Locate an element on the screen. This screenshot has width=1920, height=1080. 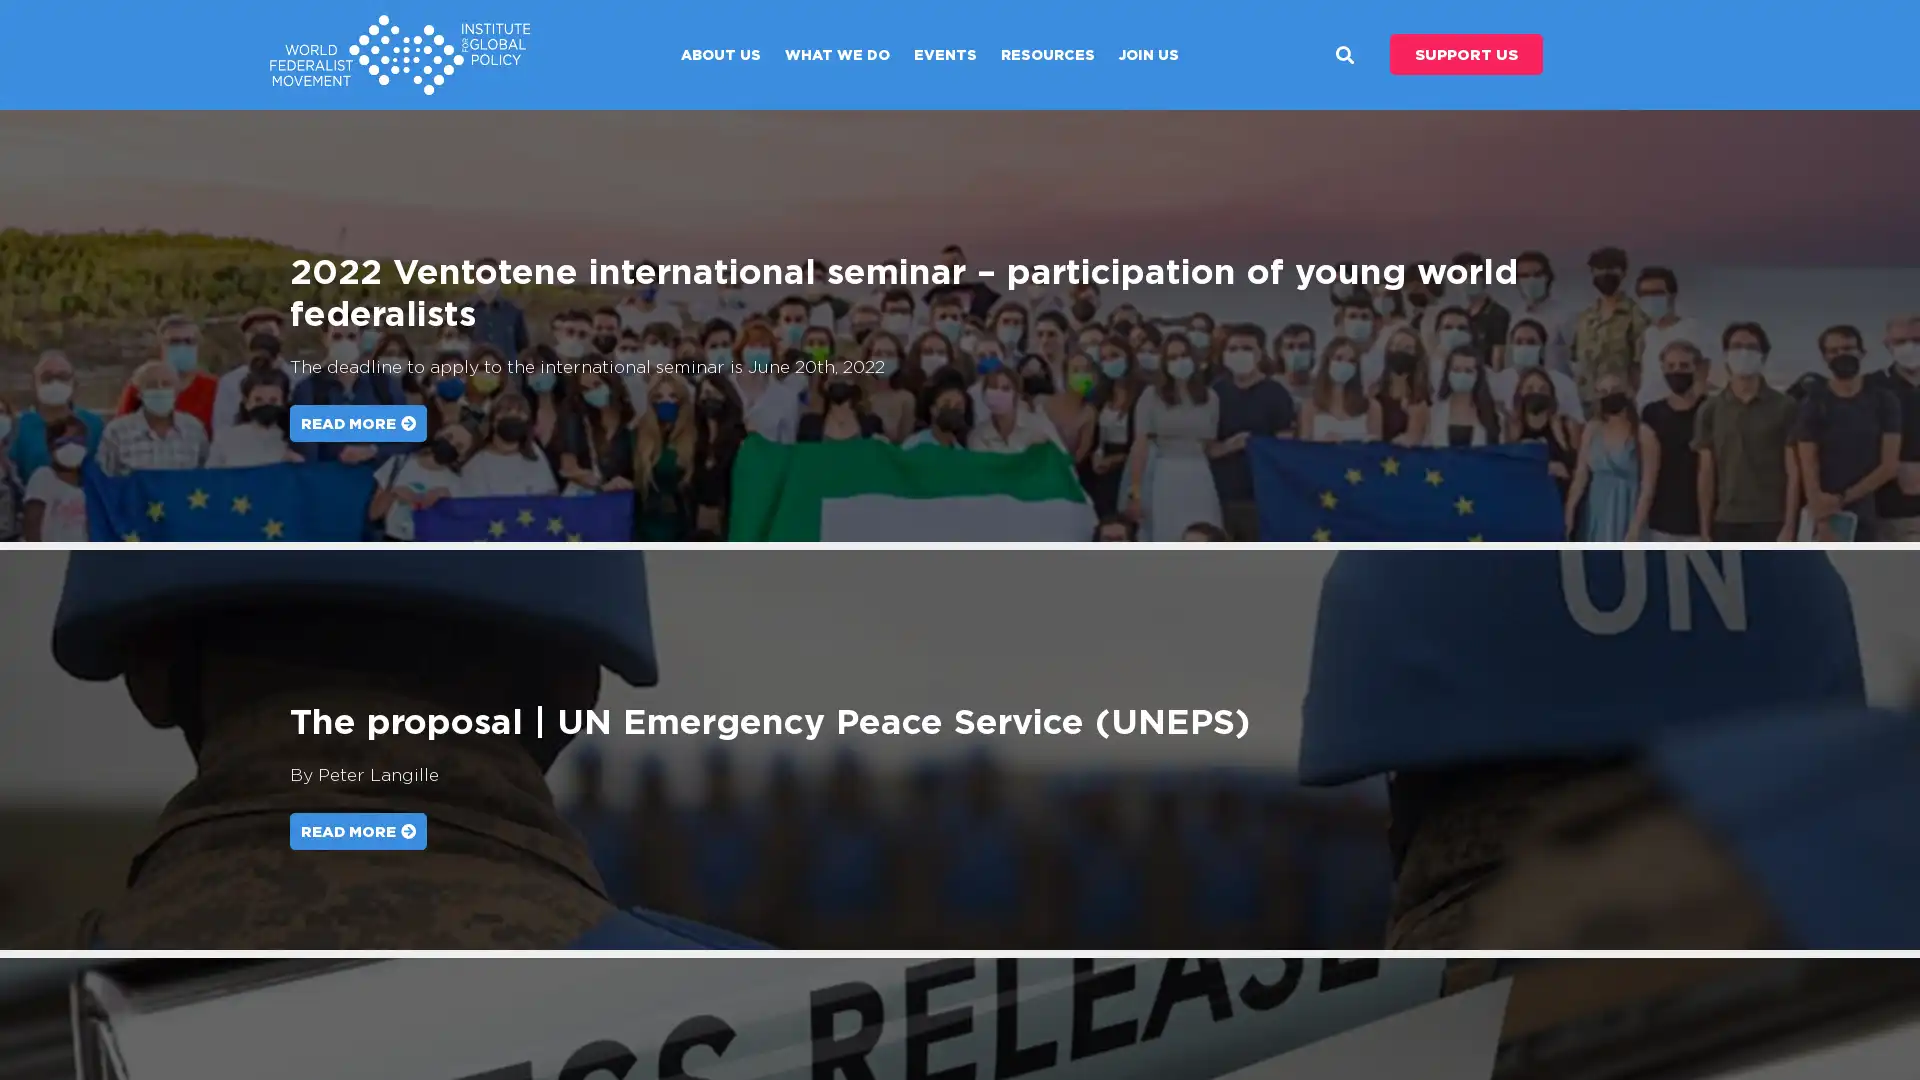
Next is located at coordinates (1866, 326).